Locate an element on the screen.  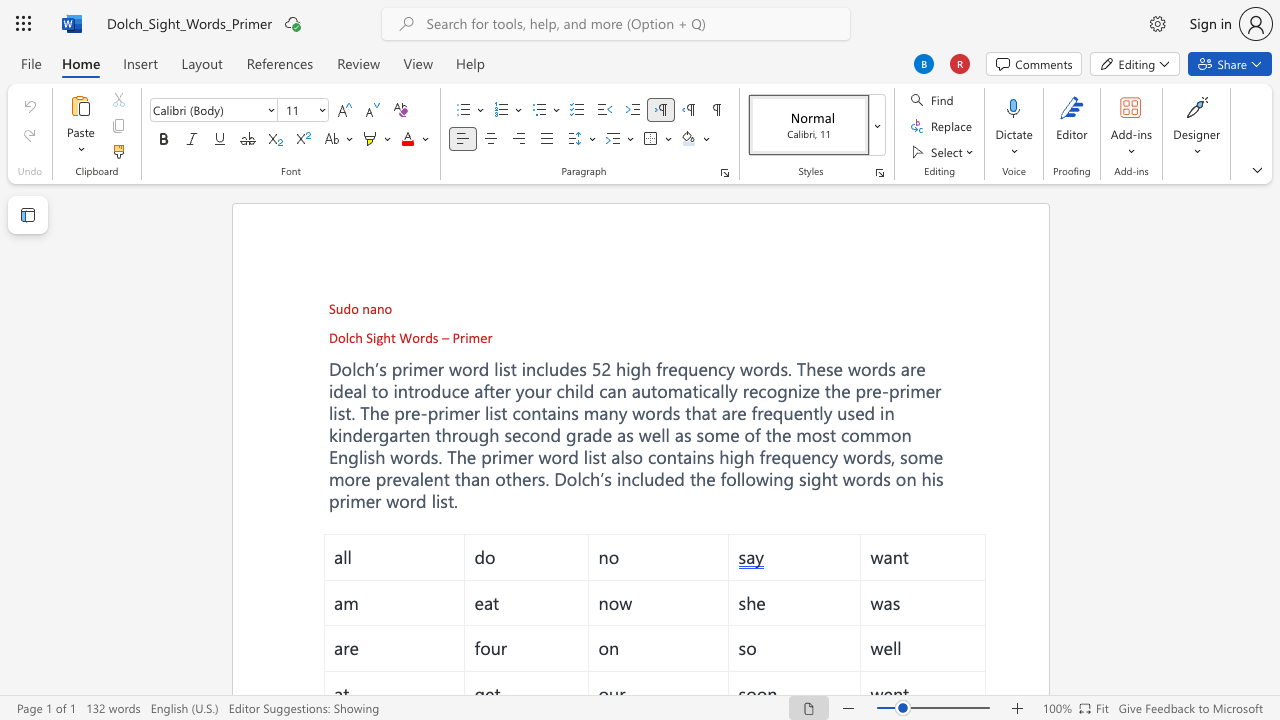
the subset text "t are" within the text "many words that are" is located at coordinates (710, 411).